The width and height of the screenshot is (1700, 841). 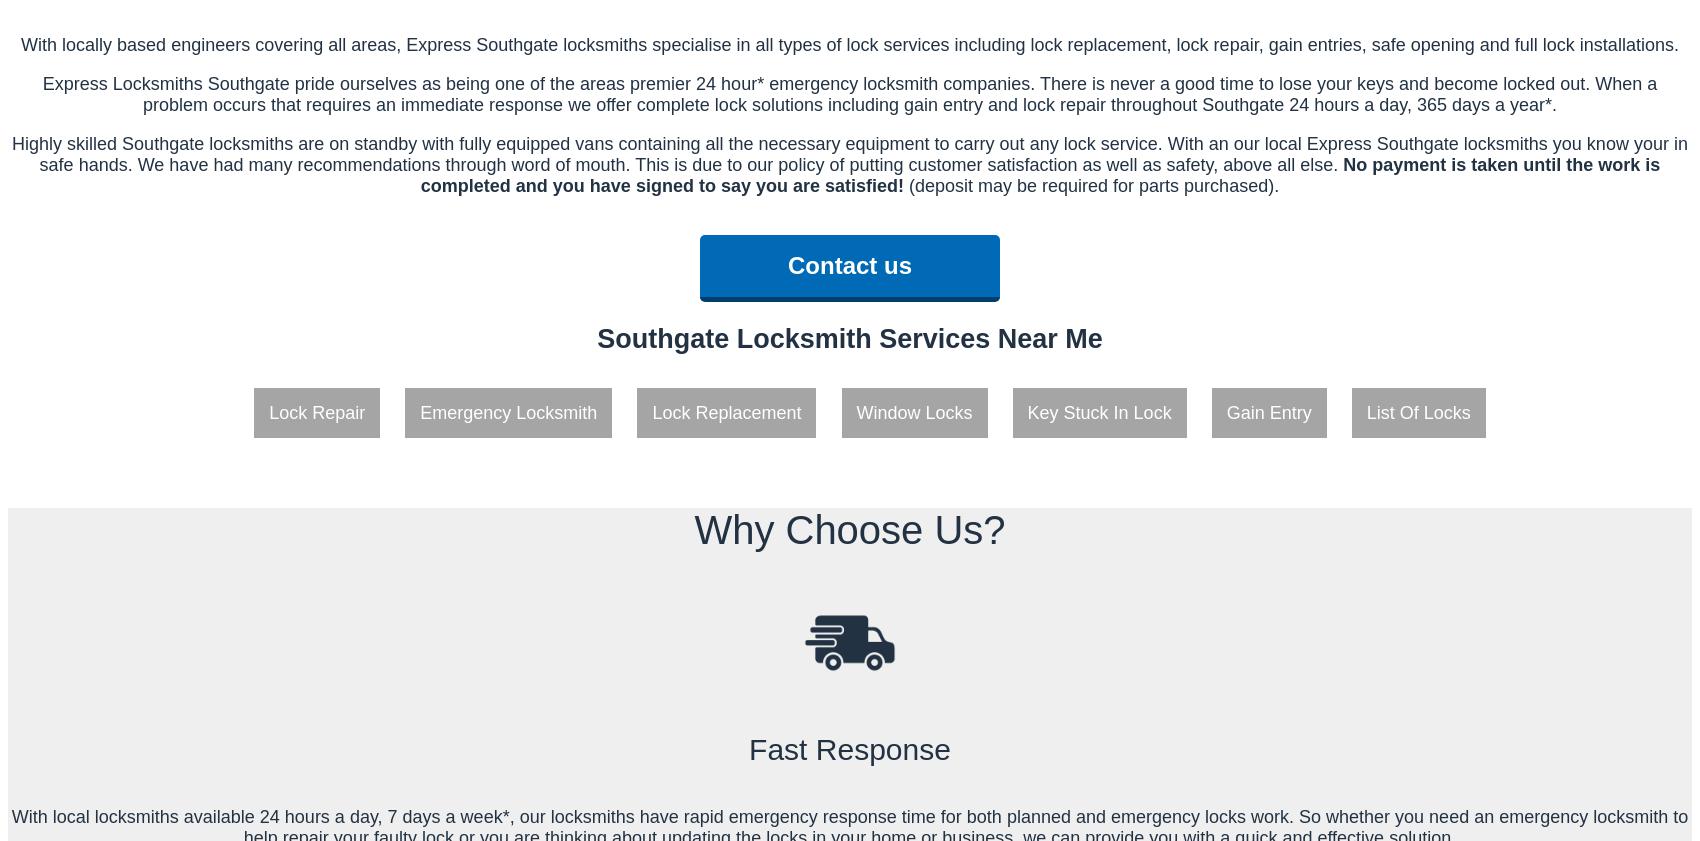 What do you see at coordinates (848, 528) in the screenshot?
I see `'Why Choose Us?'` at bounding box center [848, 528].